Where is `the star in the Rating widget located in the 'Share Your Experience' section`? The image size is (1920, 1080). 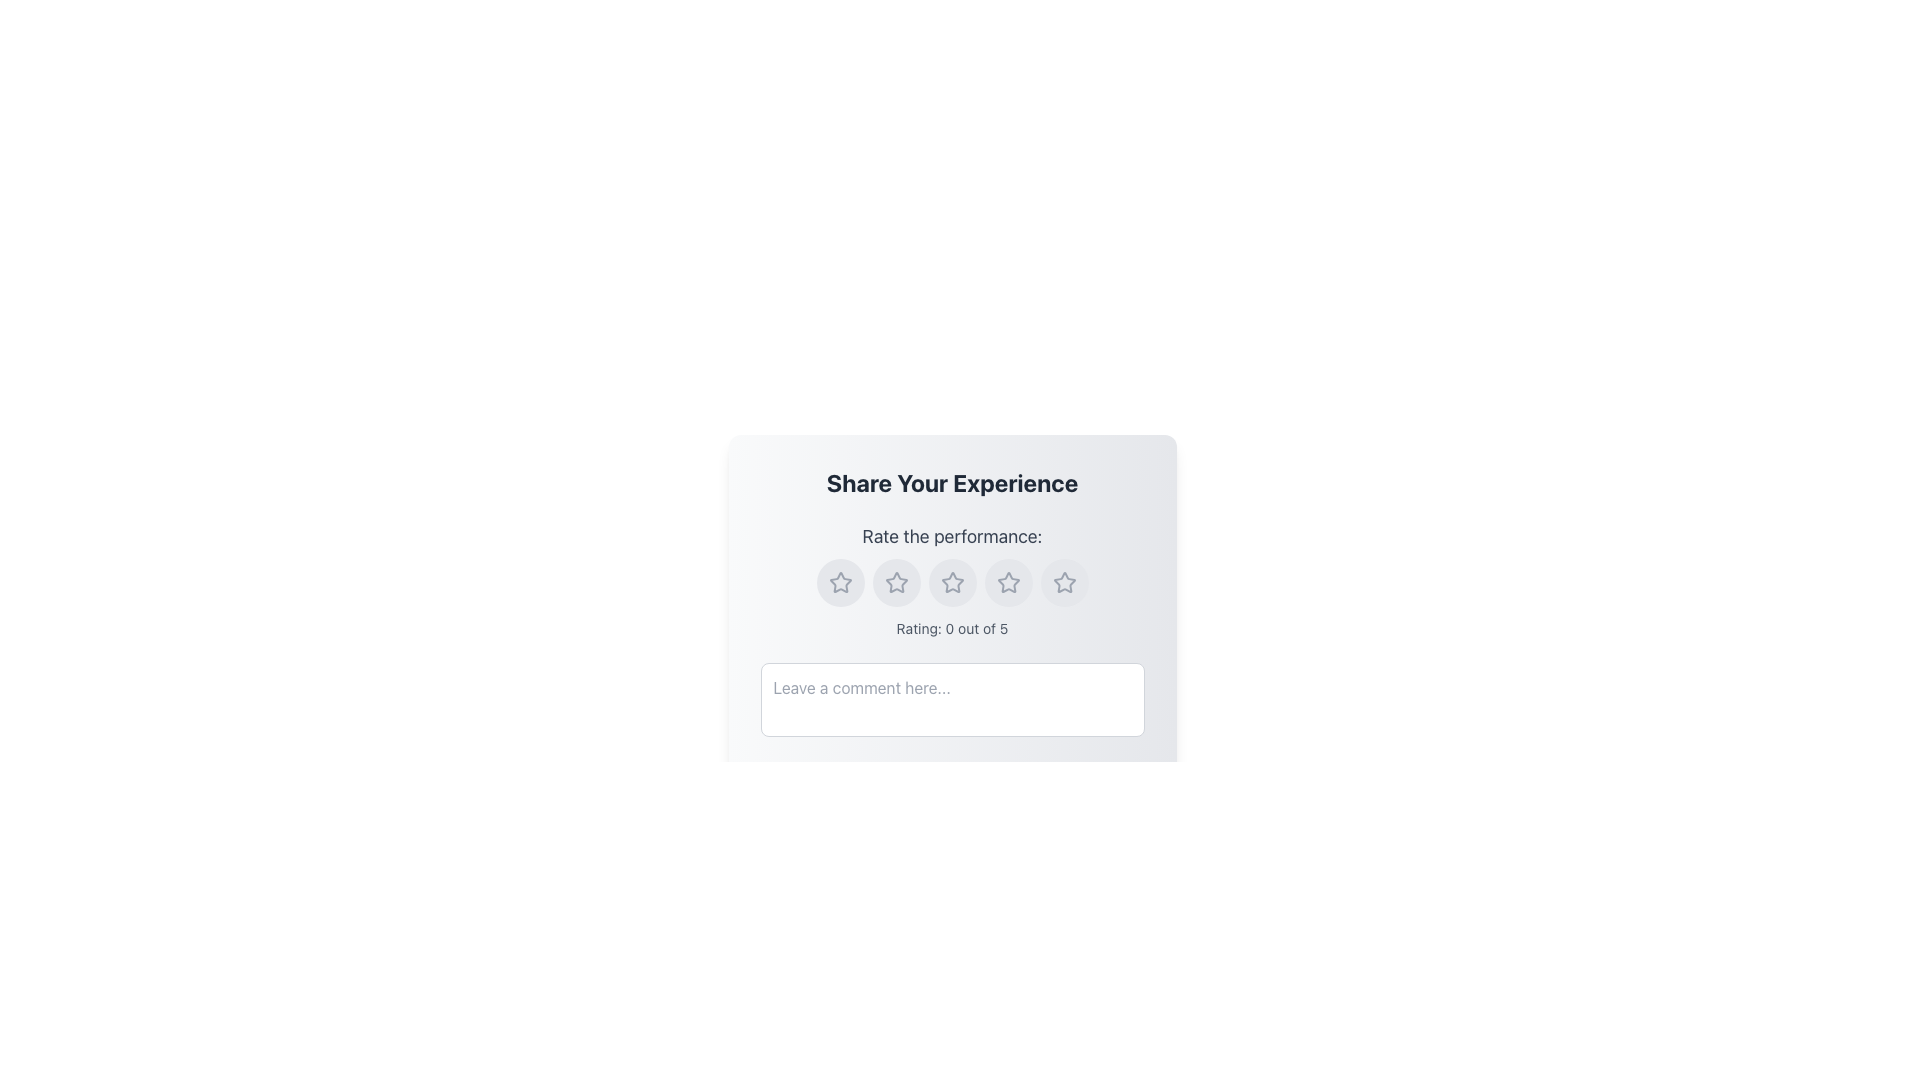
the star in the Rating widget located in the 'Share Your Experience' section is located at coordinates (951, 581).